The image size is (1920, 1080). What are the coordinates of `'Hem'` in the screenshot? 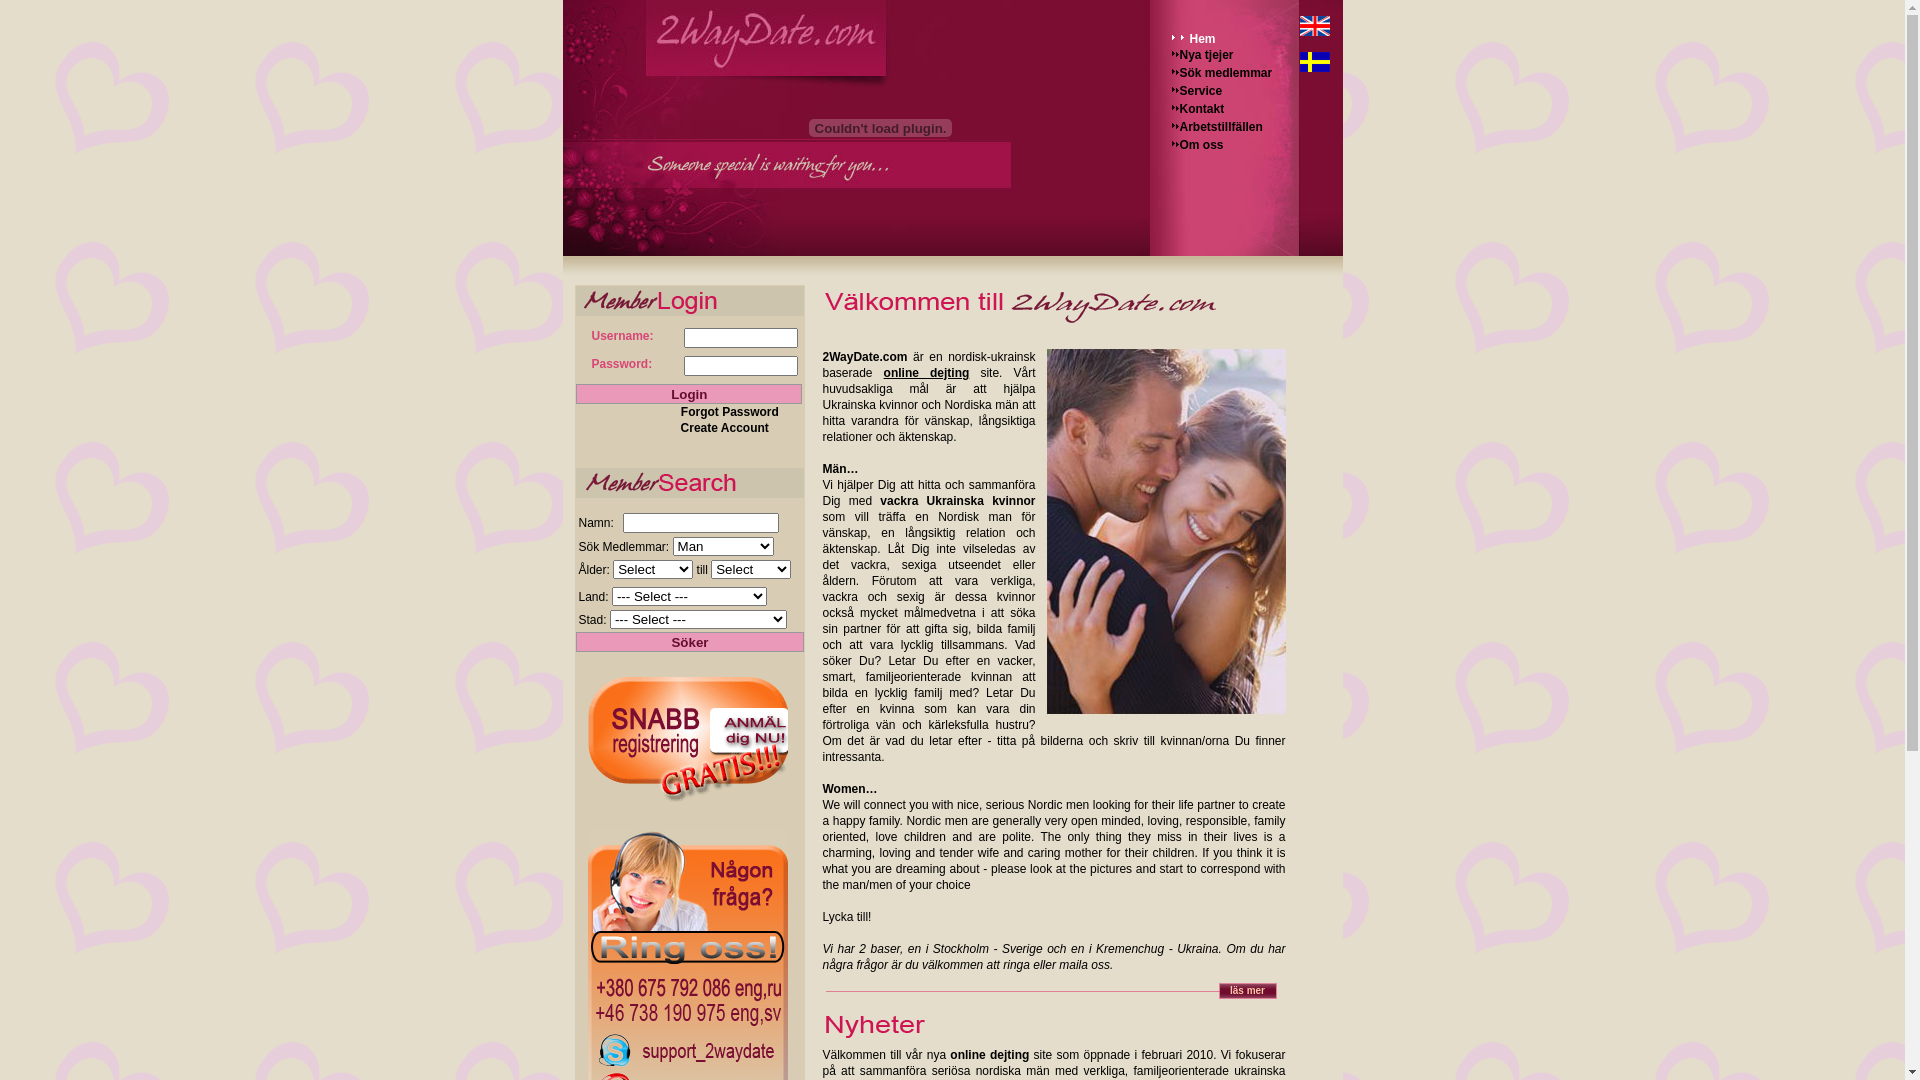 It's located at (1180, 38).